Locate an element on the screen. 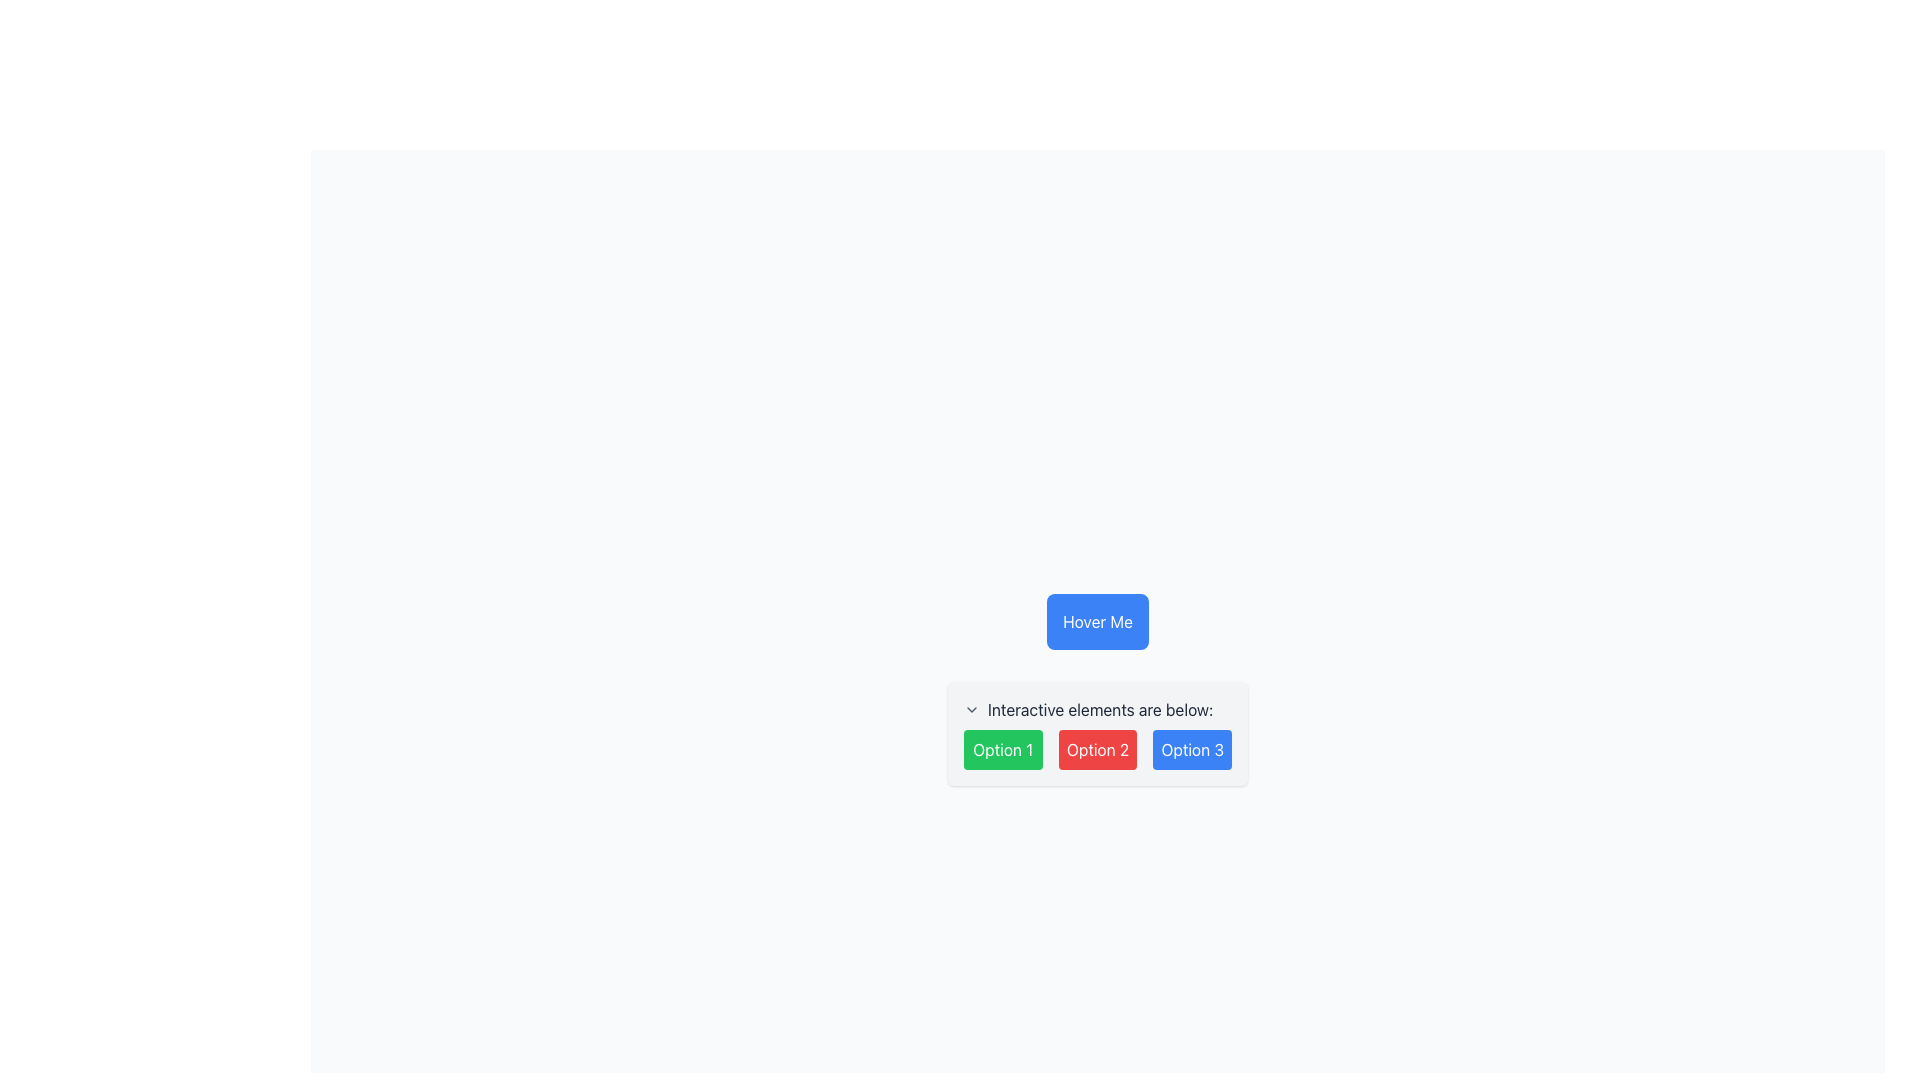  the button-like component with a blue background and the text 'Hover Me', which is centrally aligned and positioned above three buttons labeled 'Option 1', 'Option 2', and 'Option 3' is located at coordinates (1097, 620).